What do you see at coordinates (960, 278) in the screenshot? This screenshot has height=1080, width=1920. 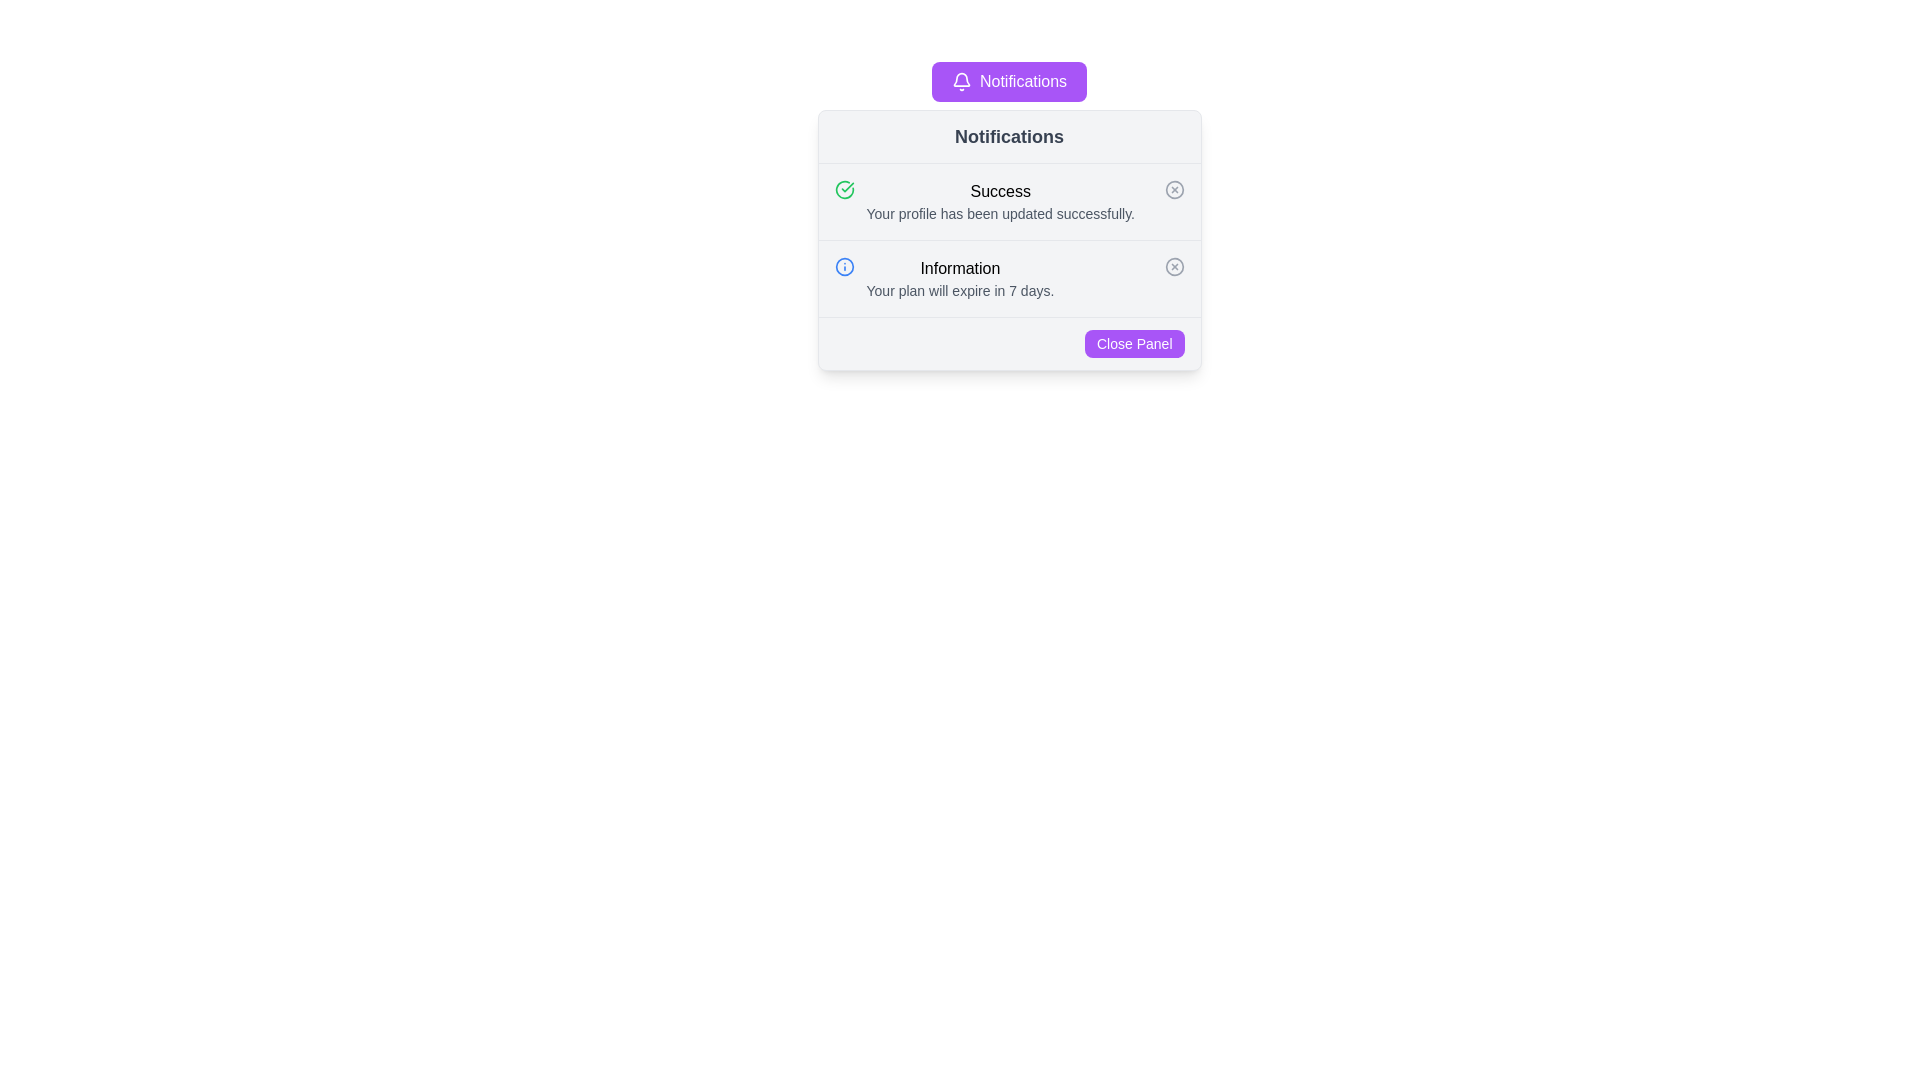 I see `the second notification in the vertical list, which informs the user that their plan will expire in 7 days` at bounding box center [960, 278].